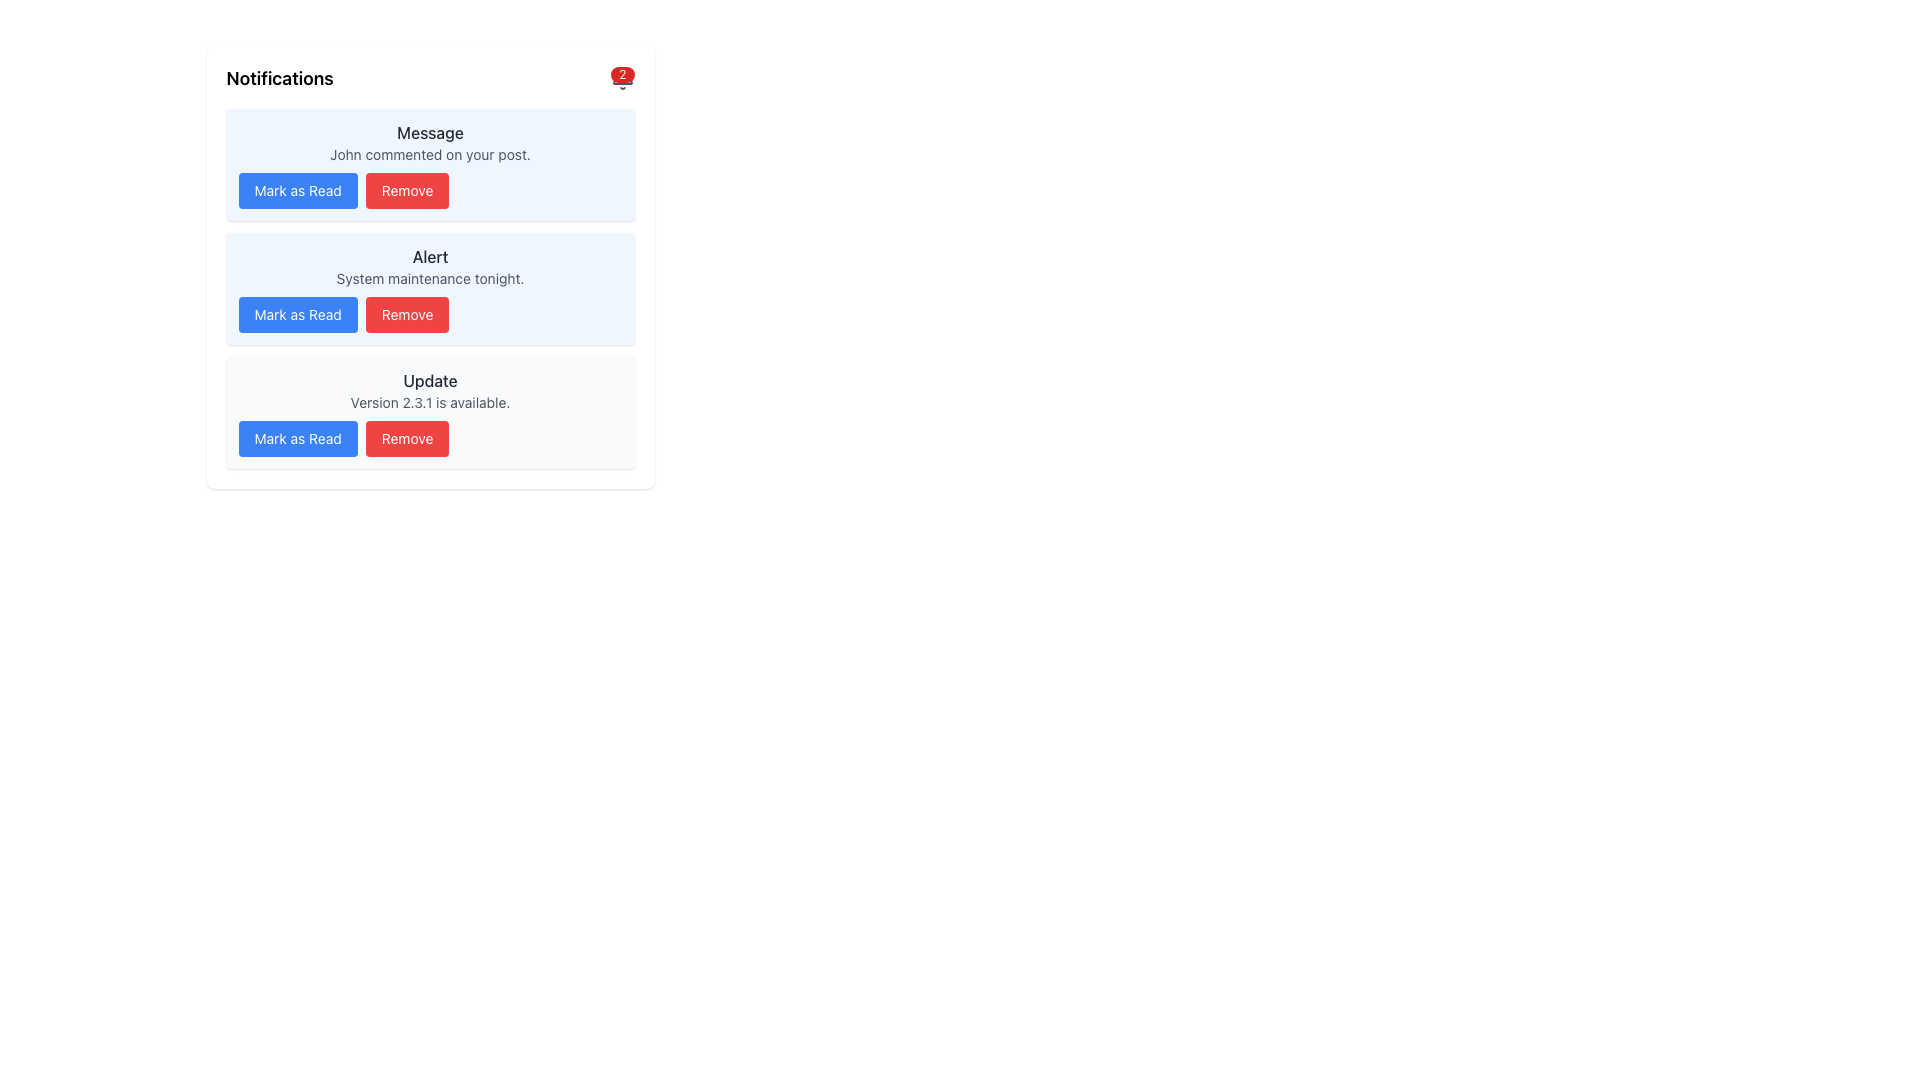 Image resolution: width=1920 pixels, height=1080 pixels. What do you see at coordinates (429, 153) in the screenshot?
I see `the gray text label that says 'John commented on your post.' located below the bold text 'Message' in the first notification card` at bounding box center [429, 153].